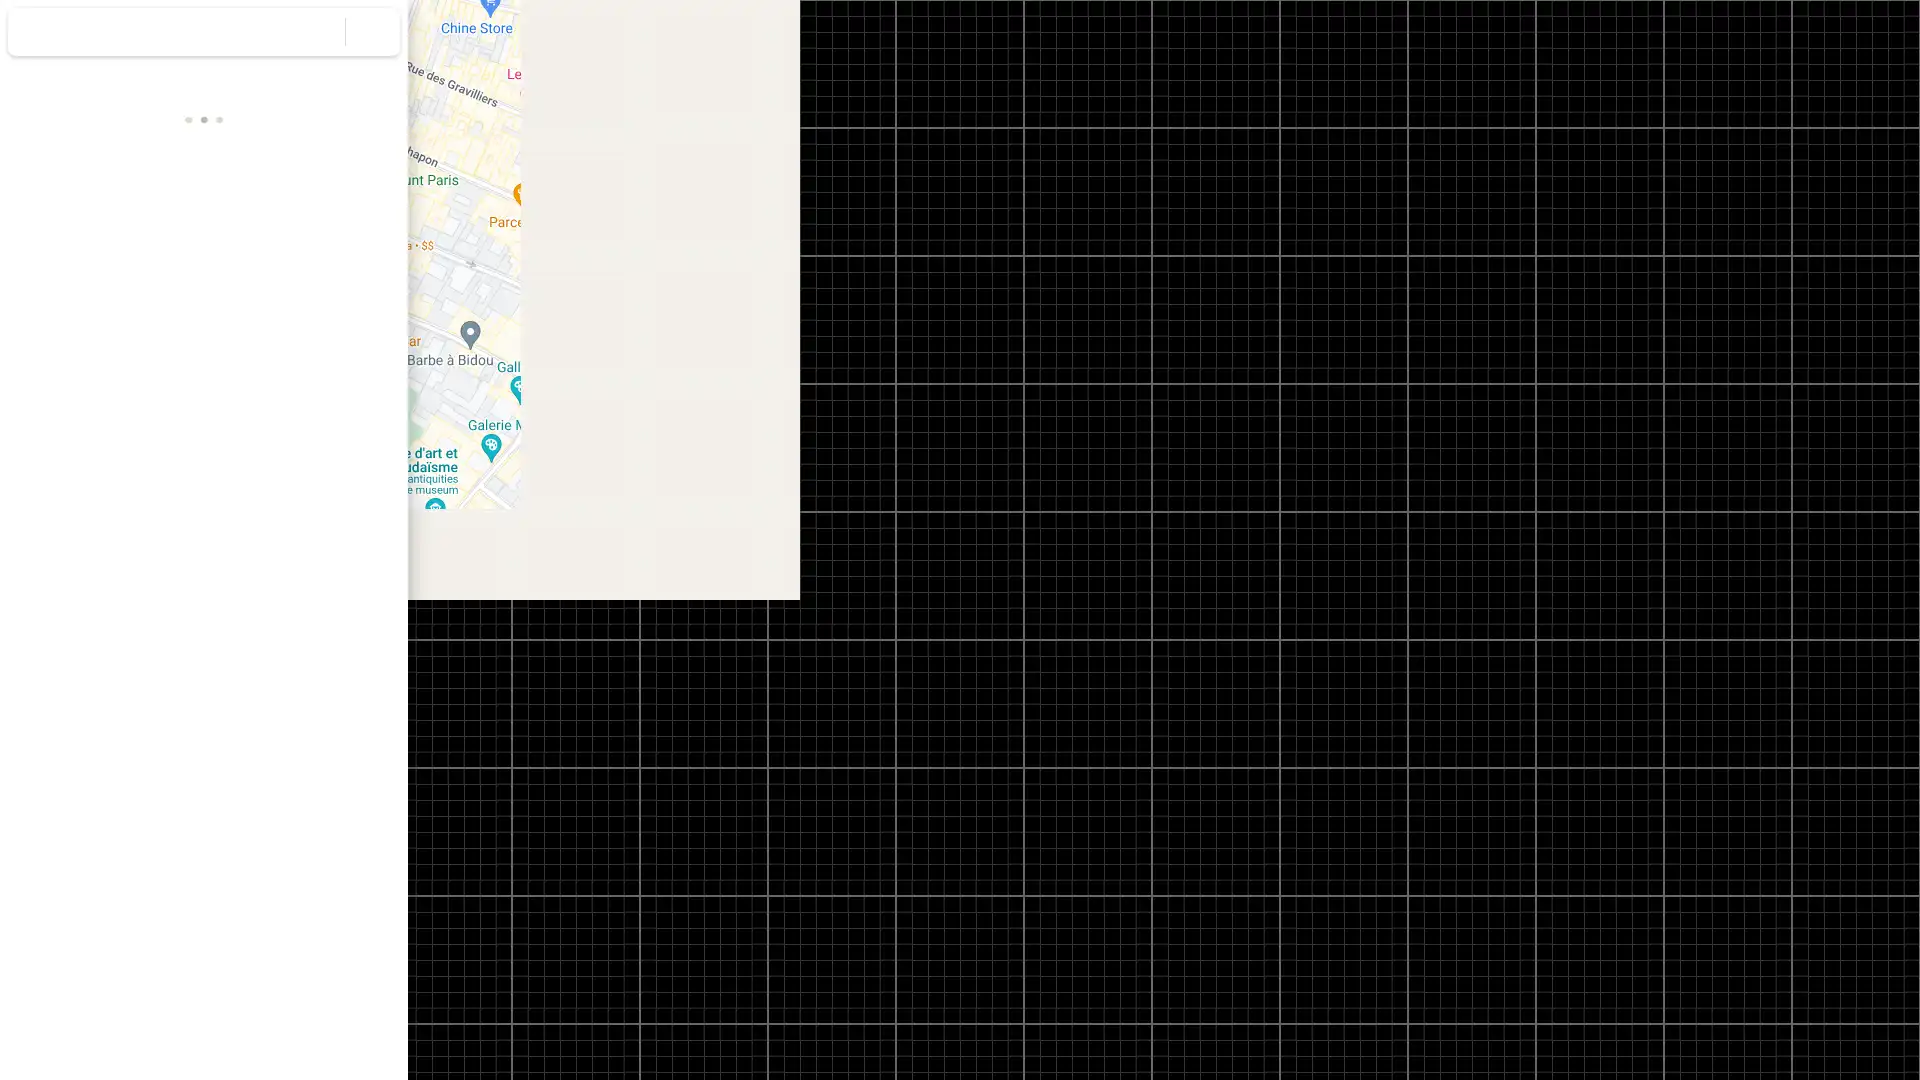 The image size is (1920, 1080). What do you see at coordinates (383, 478) in the screenshot?
I see `Learn more about plus codes` at bounding box center [383, 478].